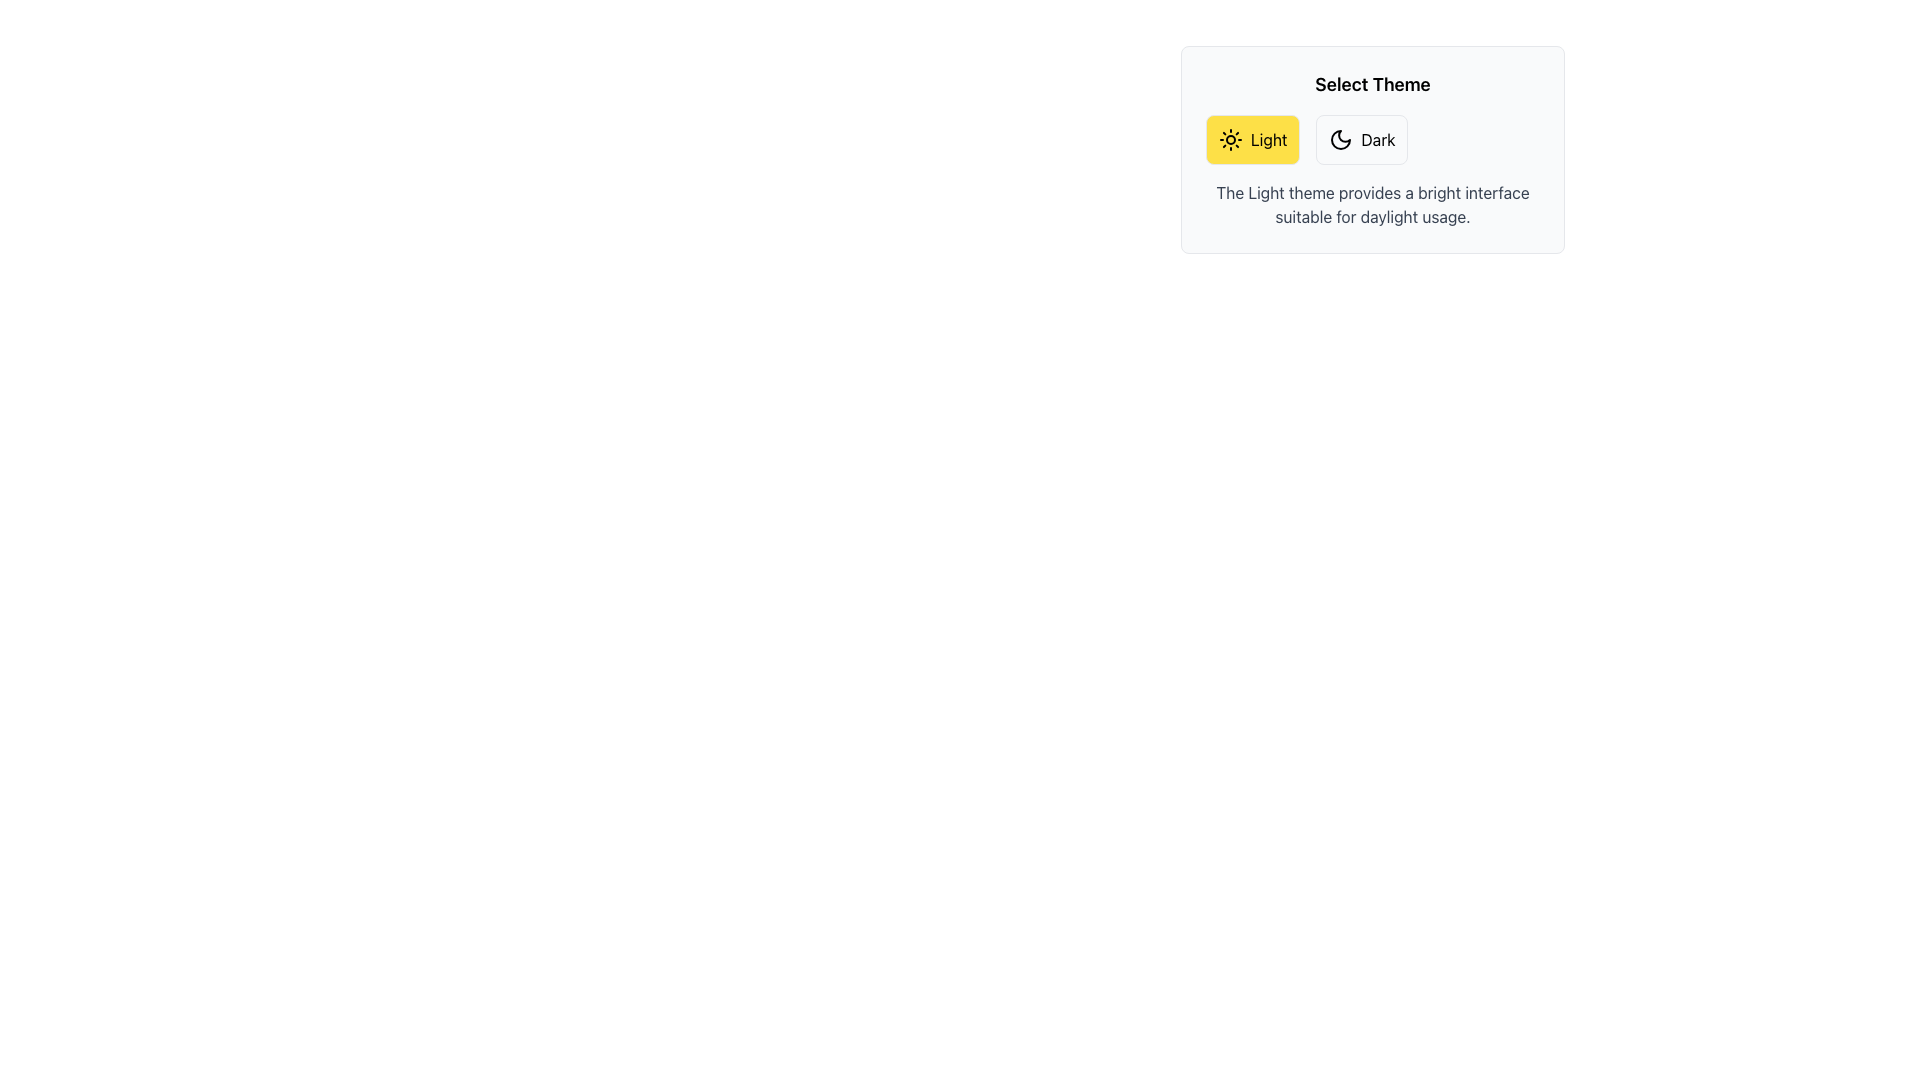 This screenshot has height=1080, width=1920. I want to click on the 'Dark' theme button in the 'Select Theme' section, so click(1371, 149).